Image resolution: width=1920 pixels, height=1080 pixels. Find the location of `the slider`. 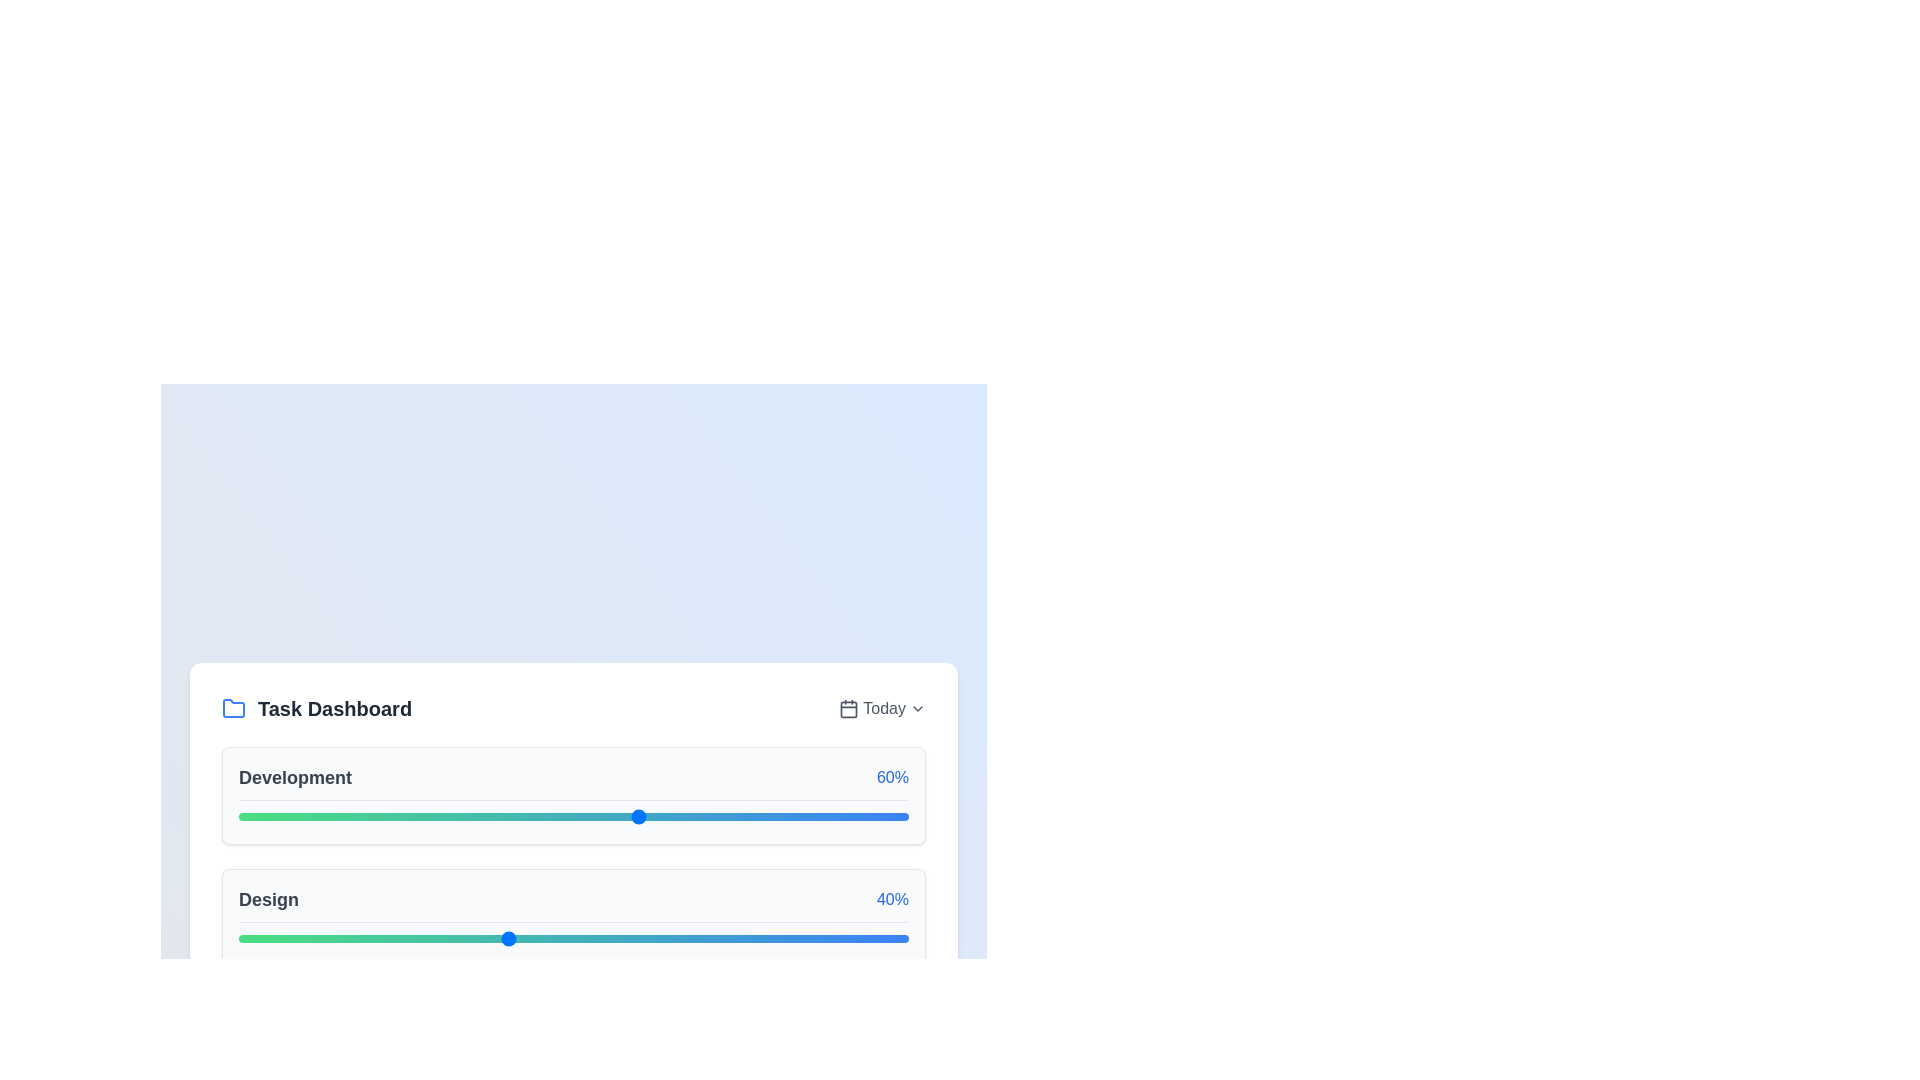

the slider is located at coordinates (626, 817).